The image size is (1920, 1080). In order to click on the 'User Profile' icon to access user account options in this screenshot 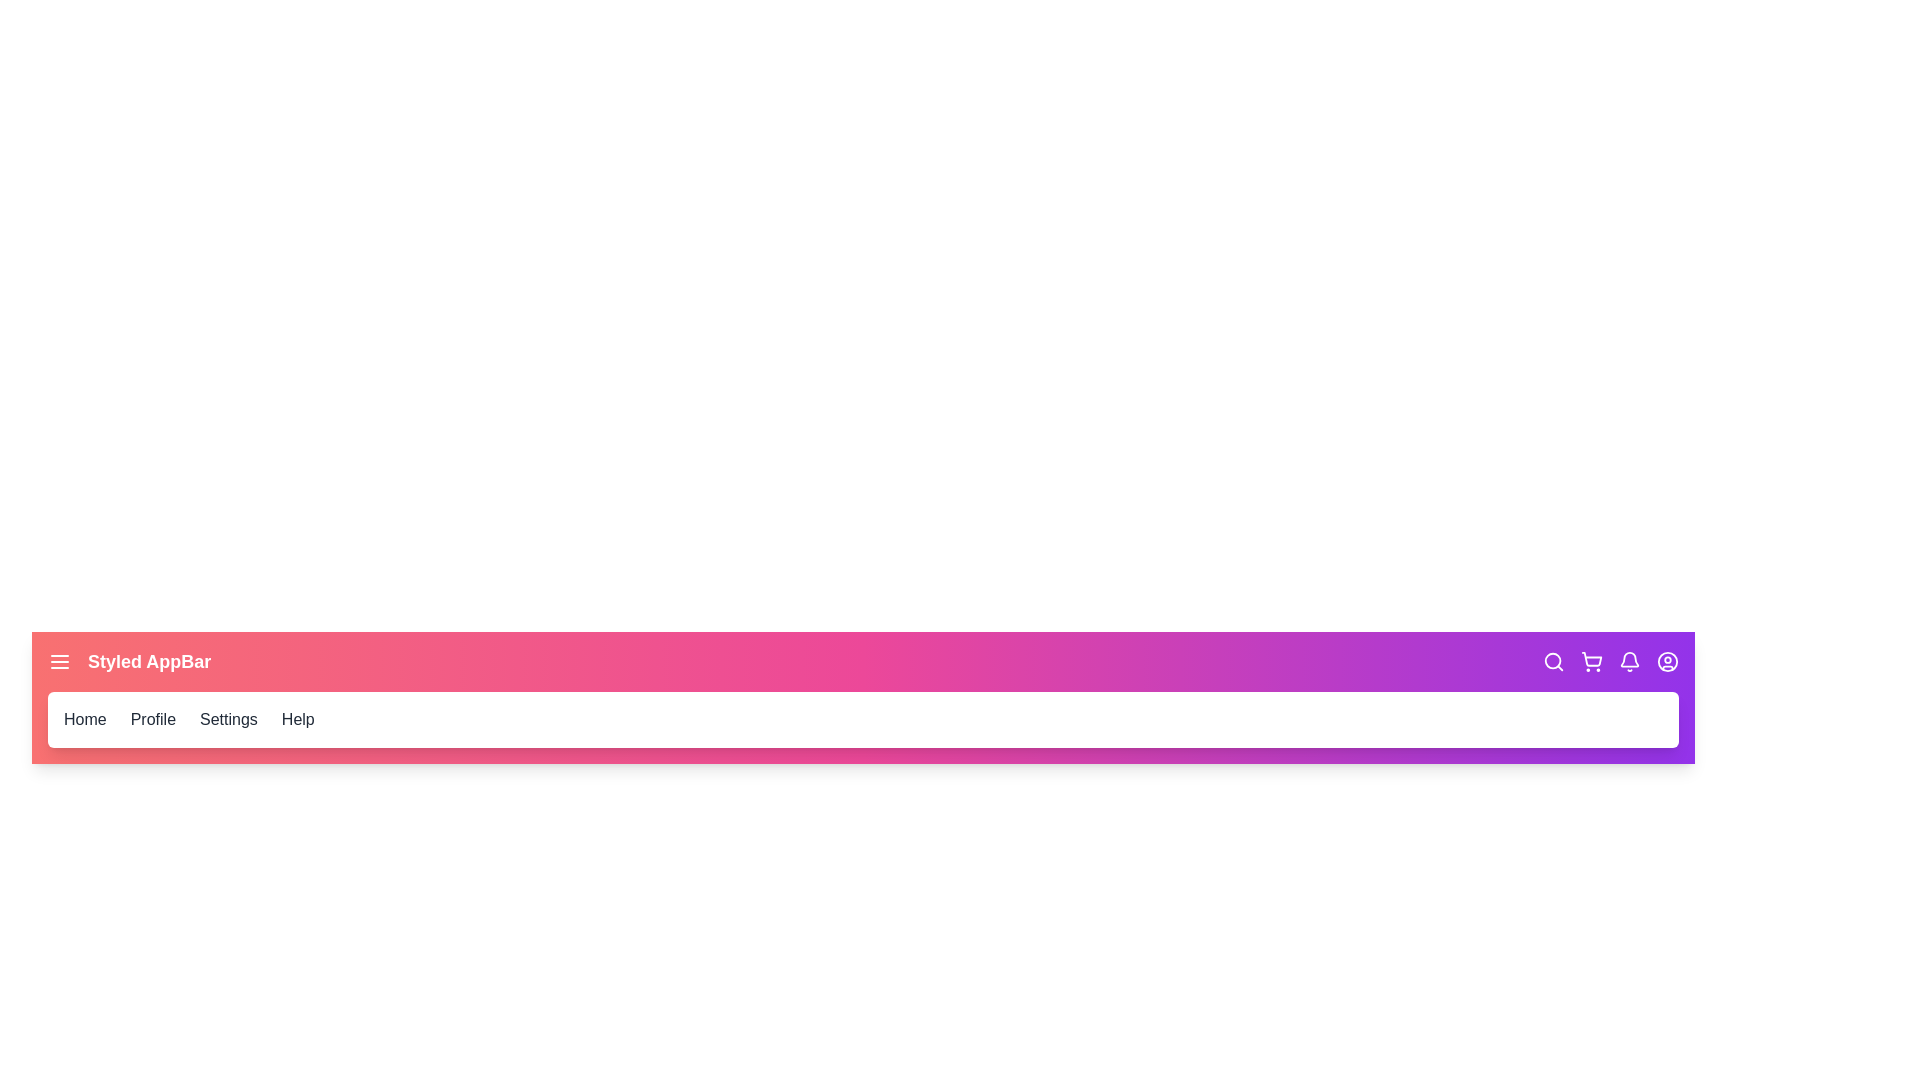, I will do `click(1668, 662)`.